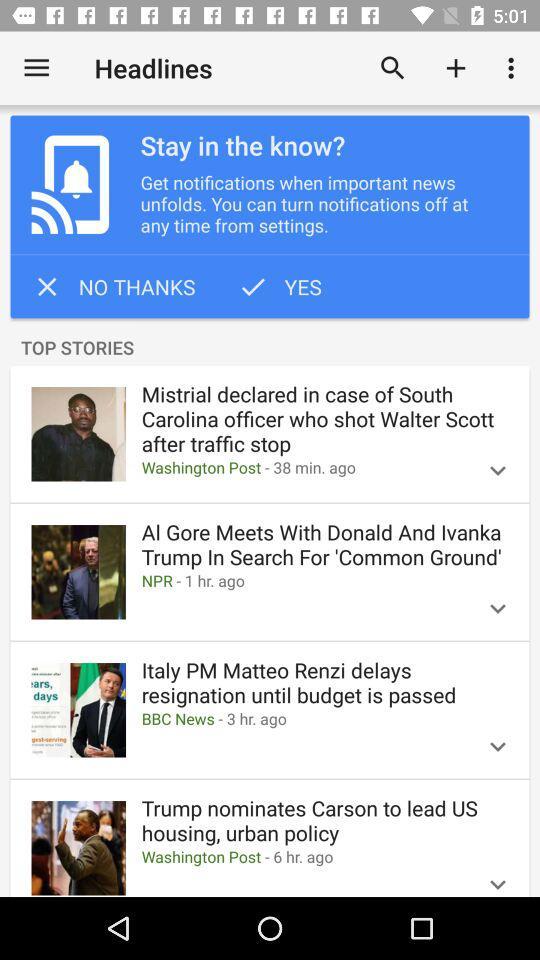  I want to click on top stories icon, so click(270, 348).